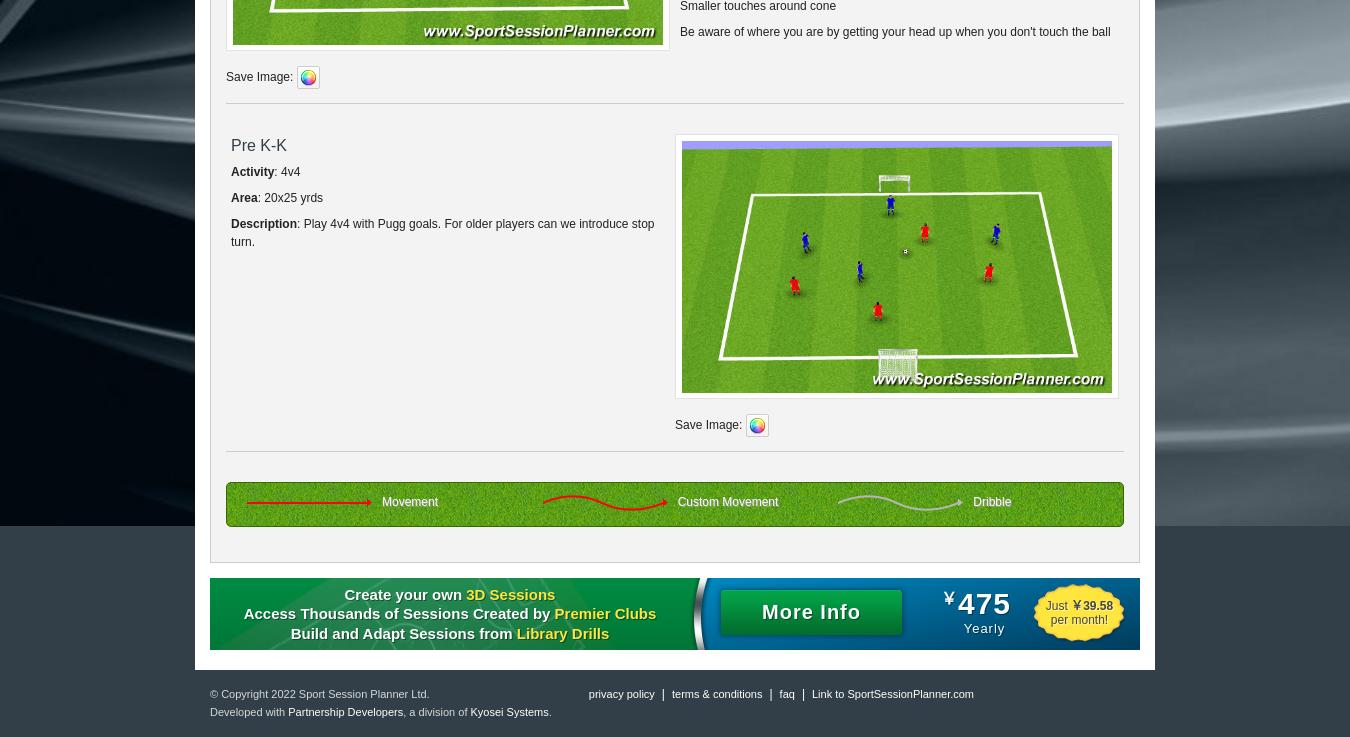  Describe the element at coordinates (436, 712) in the screenshot. I see `', a division of'` at that location.